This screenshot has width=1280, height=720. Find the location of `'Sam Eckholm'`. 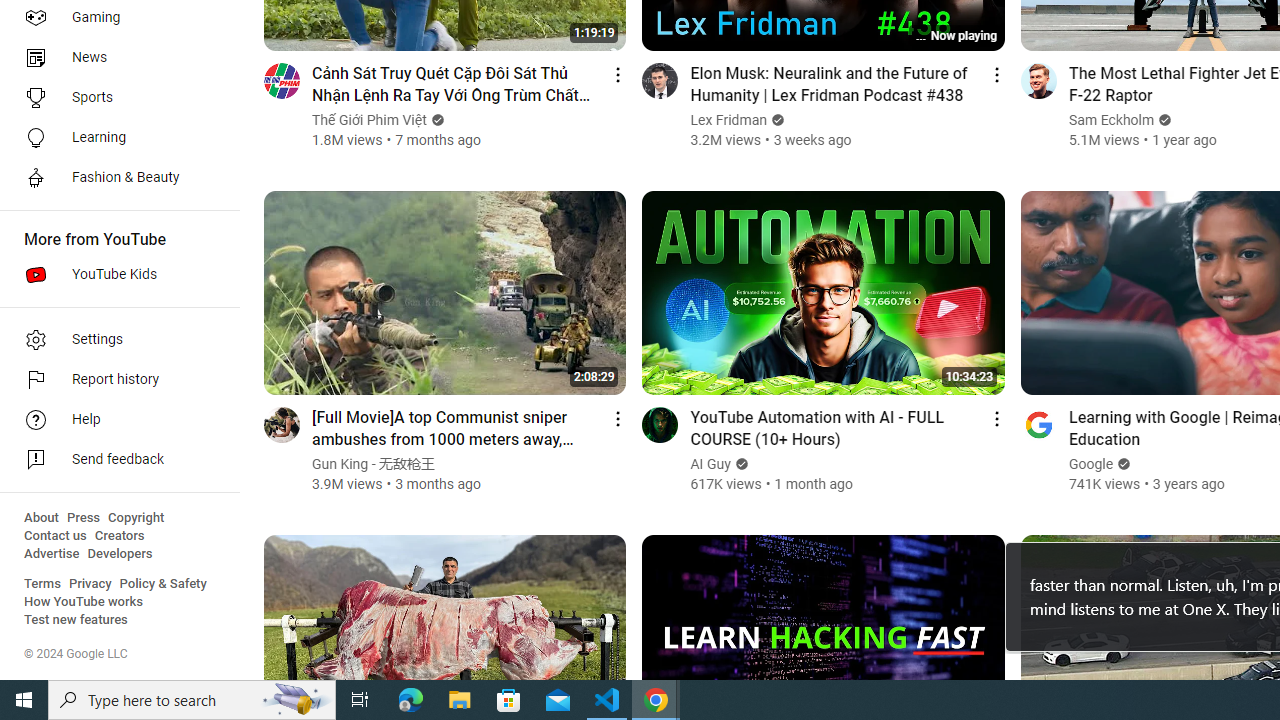

'Sam Eckholm' is located at coordinates (1110, 120).